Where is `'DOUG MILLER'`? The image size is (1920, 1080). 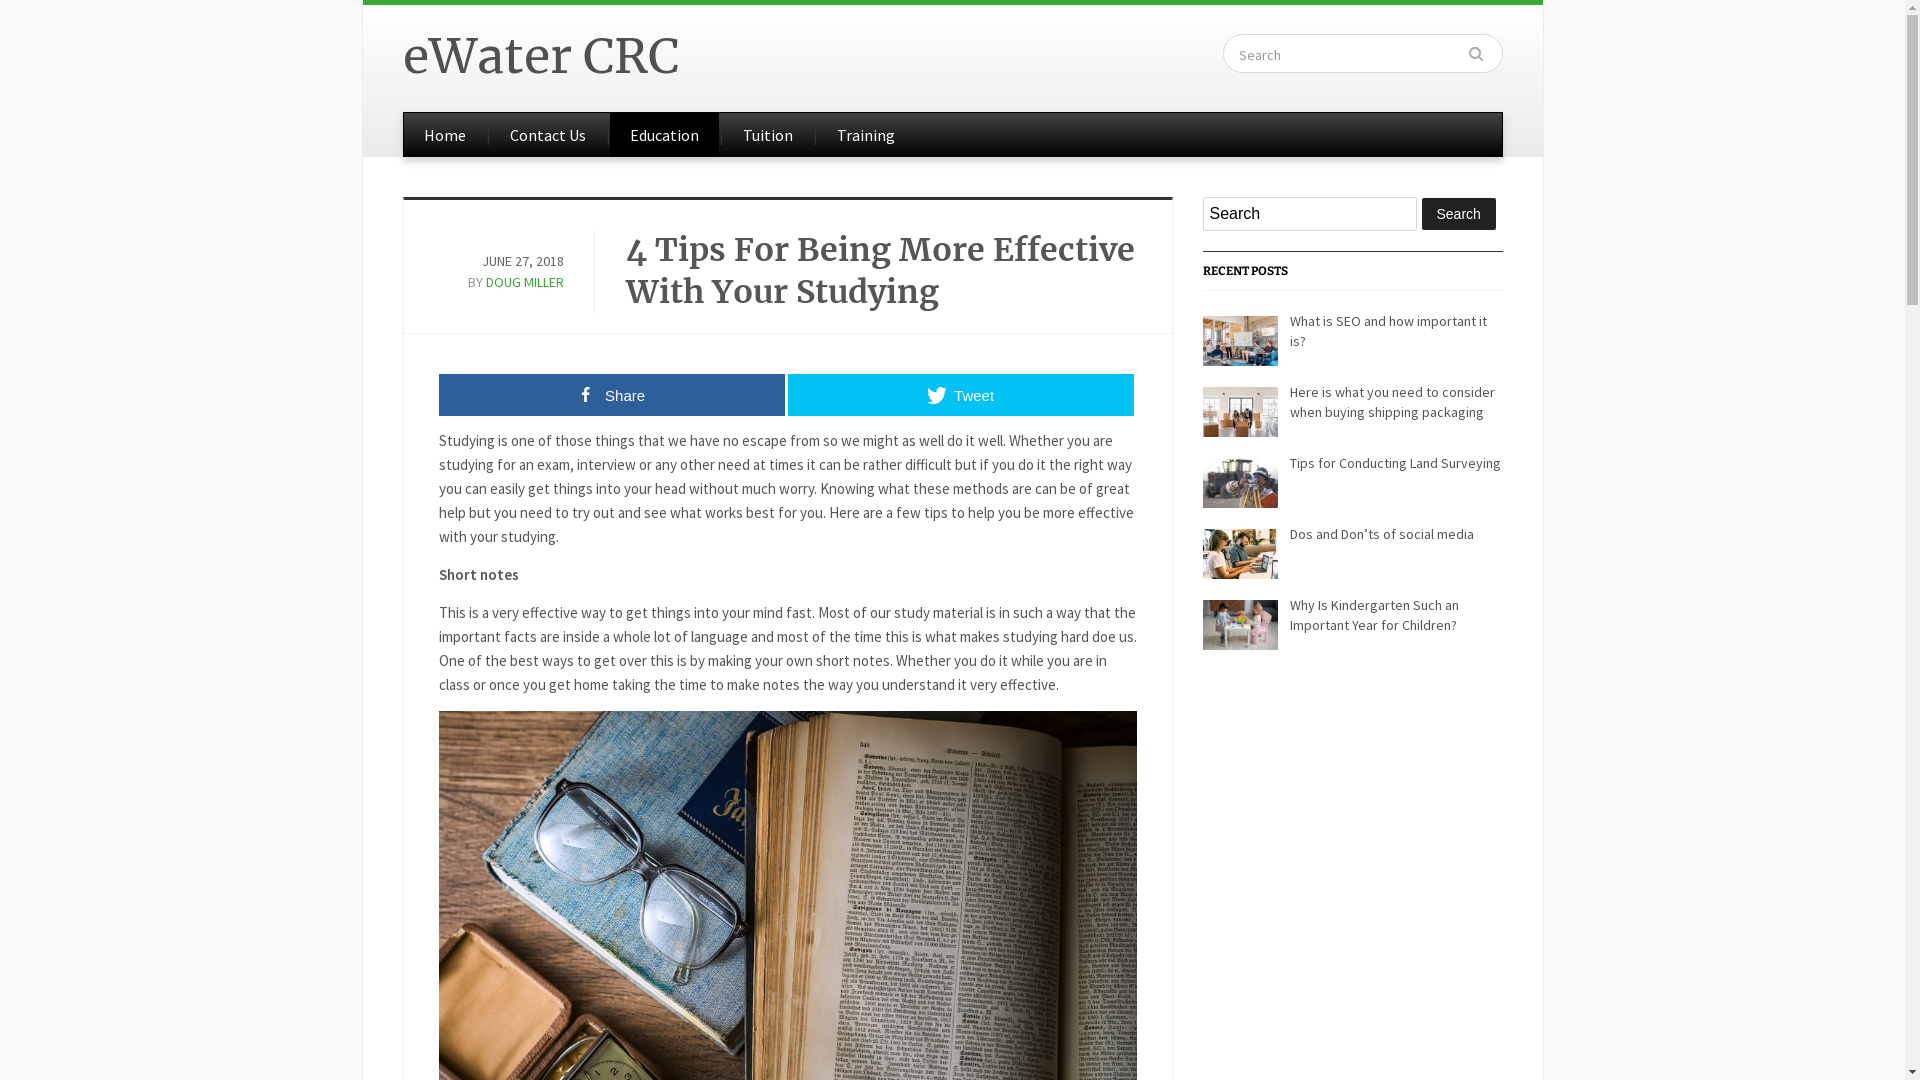 'DOUG MILLER' is located at coordinates (524, 281).